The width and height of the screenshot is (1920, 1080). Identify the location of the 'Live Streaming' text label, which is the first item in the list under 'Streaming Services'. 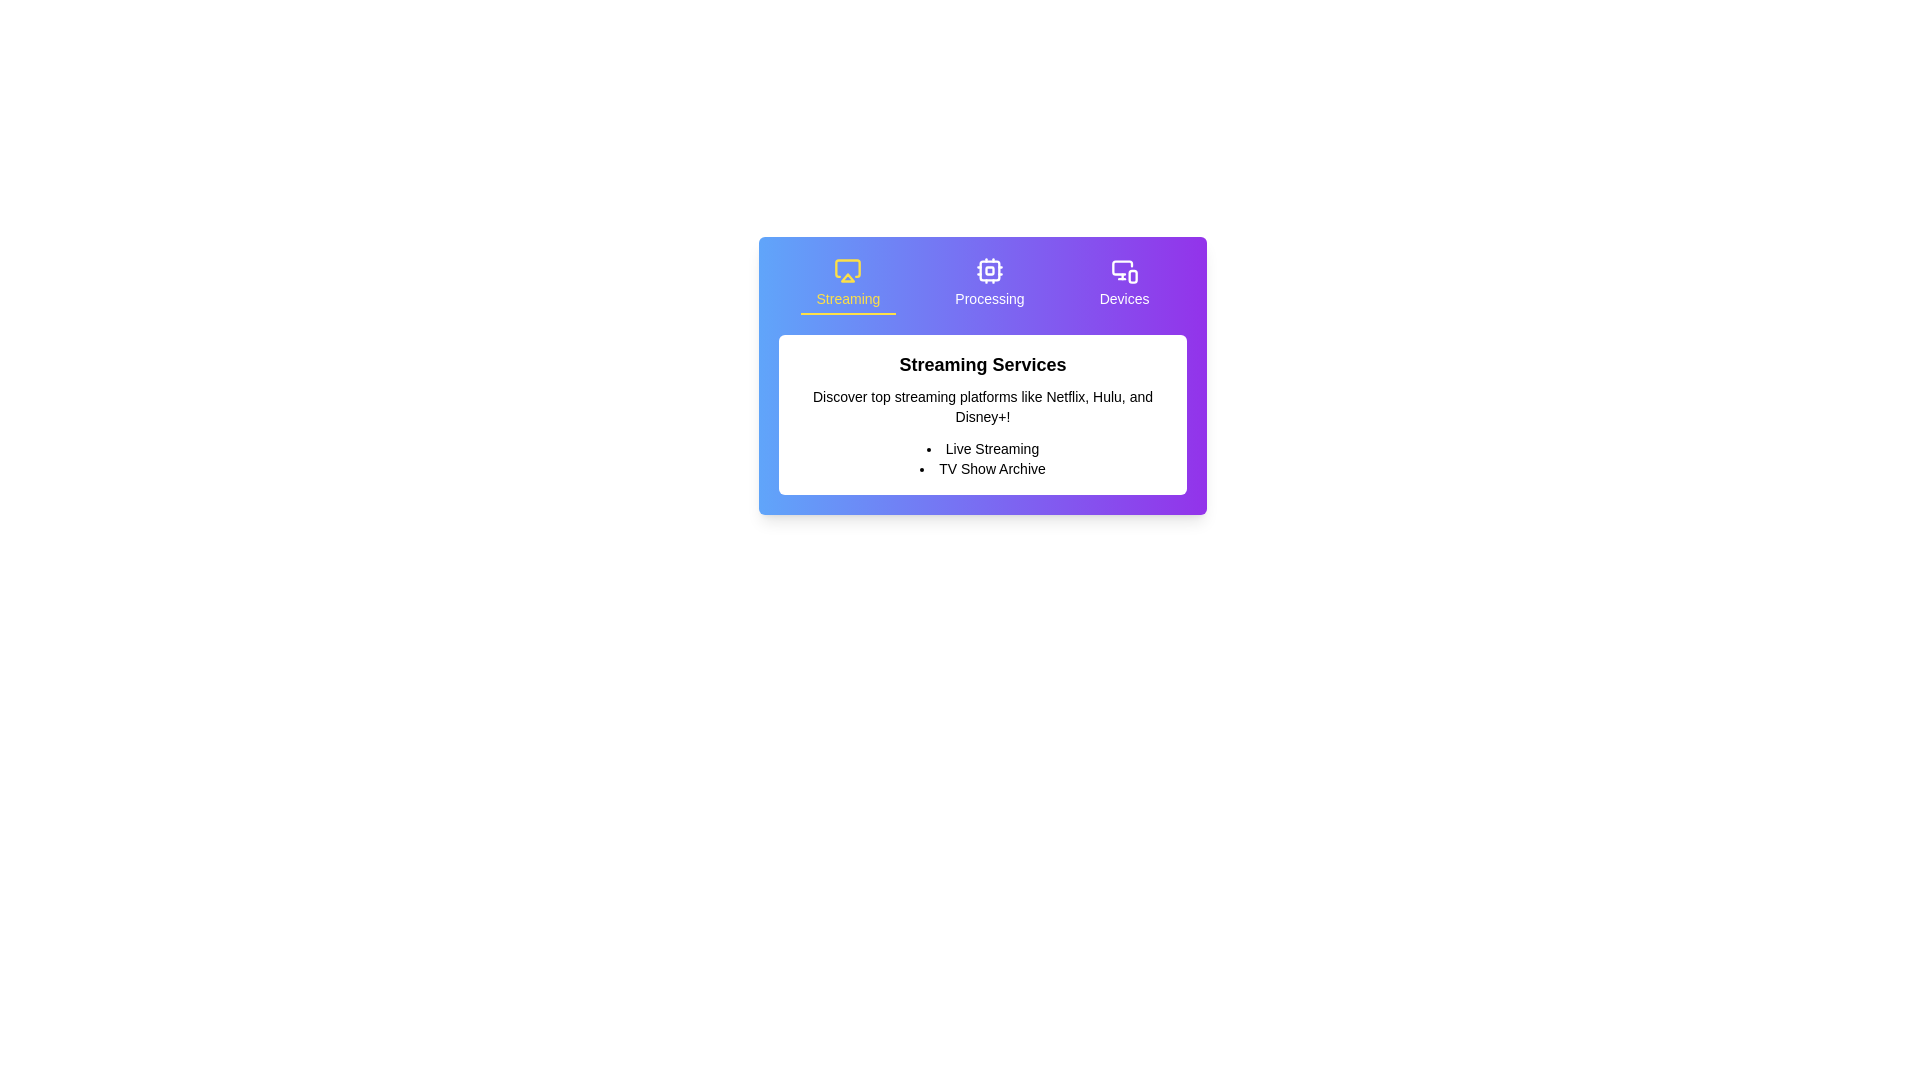
(983, 447).